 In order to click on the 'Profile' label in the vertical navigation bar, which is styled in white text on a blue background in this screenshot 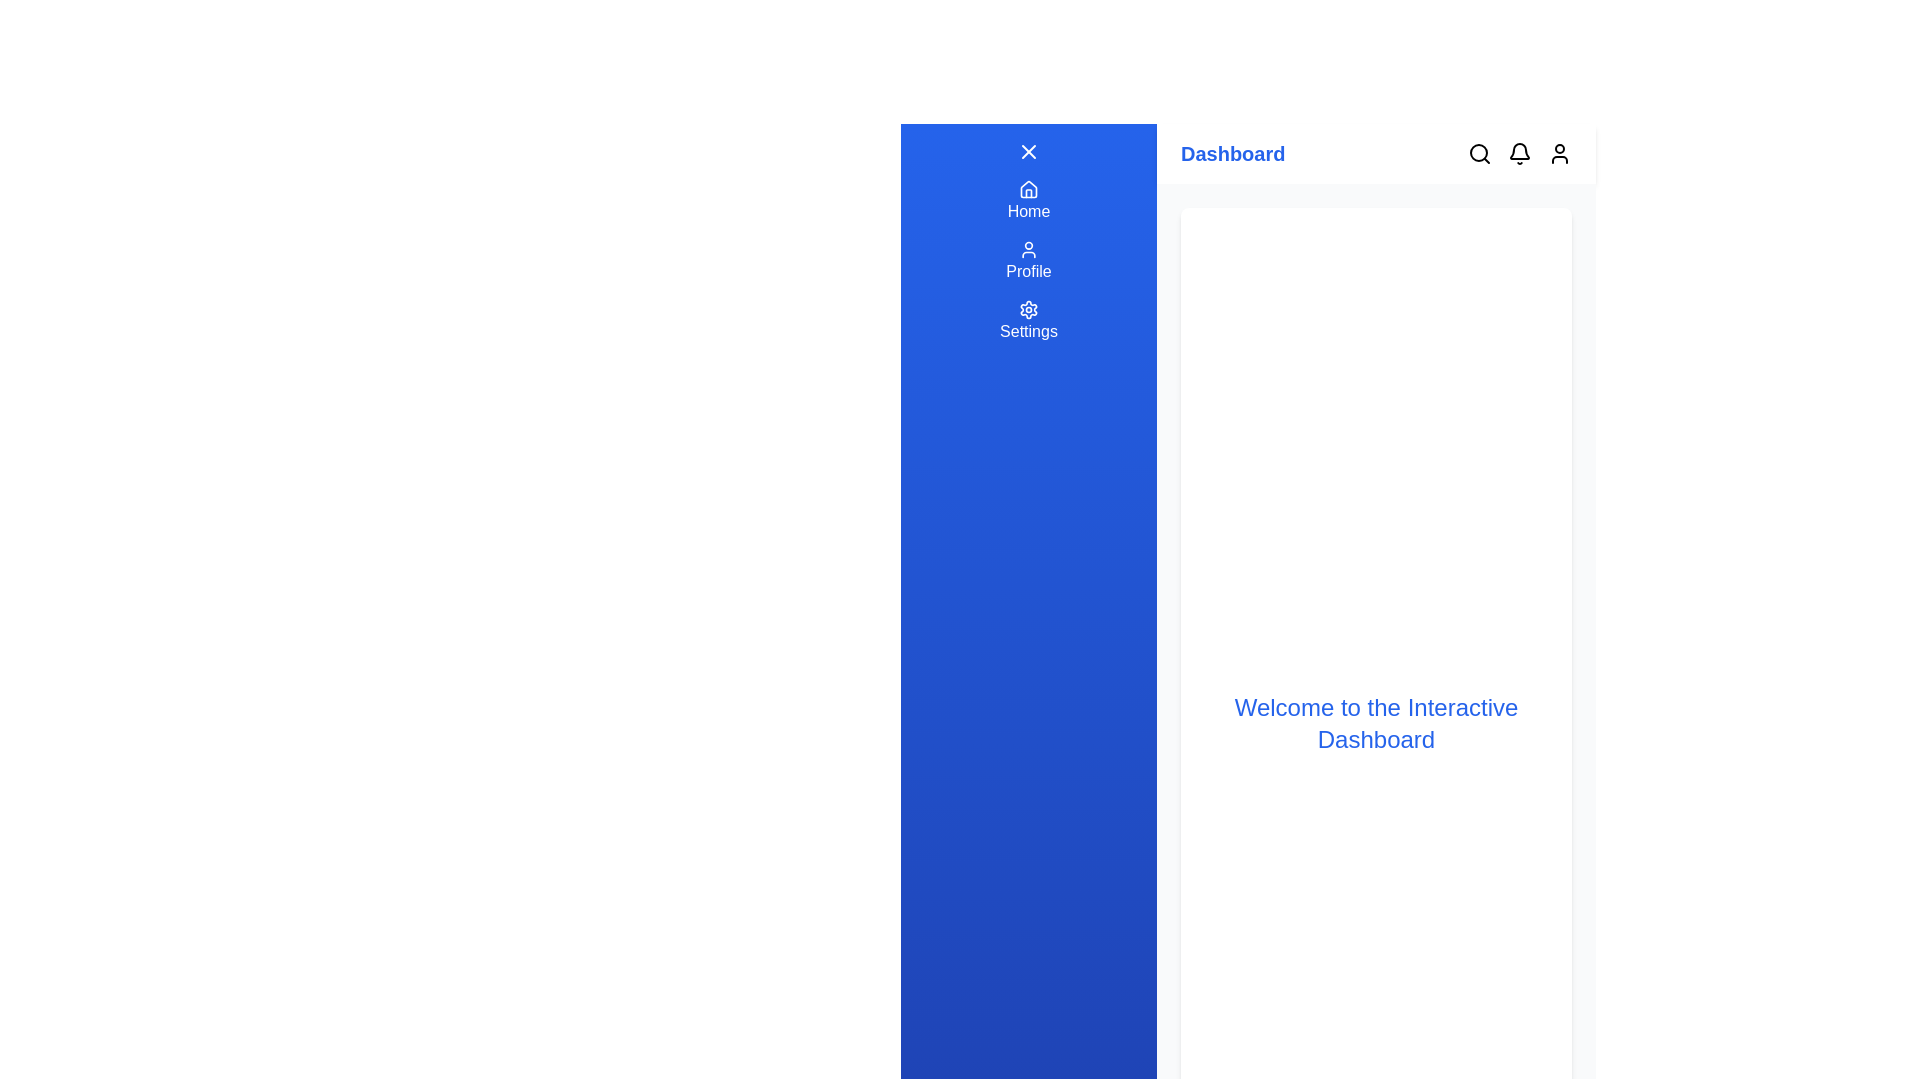, I will do `click(1028, 271)`.